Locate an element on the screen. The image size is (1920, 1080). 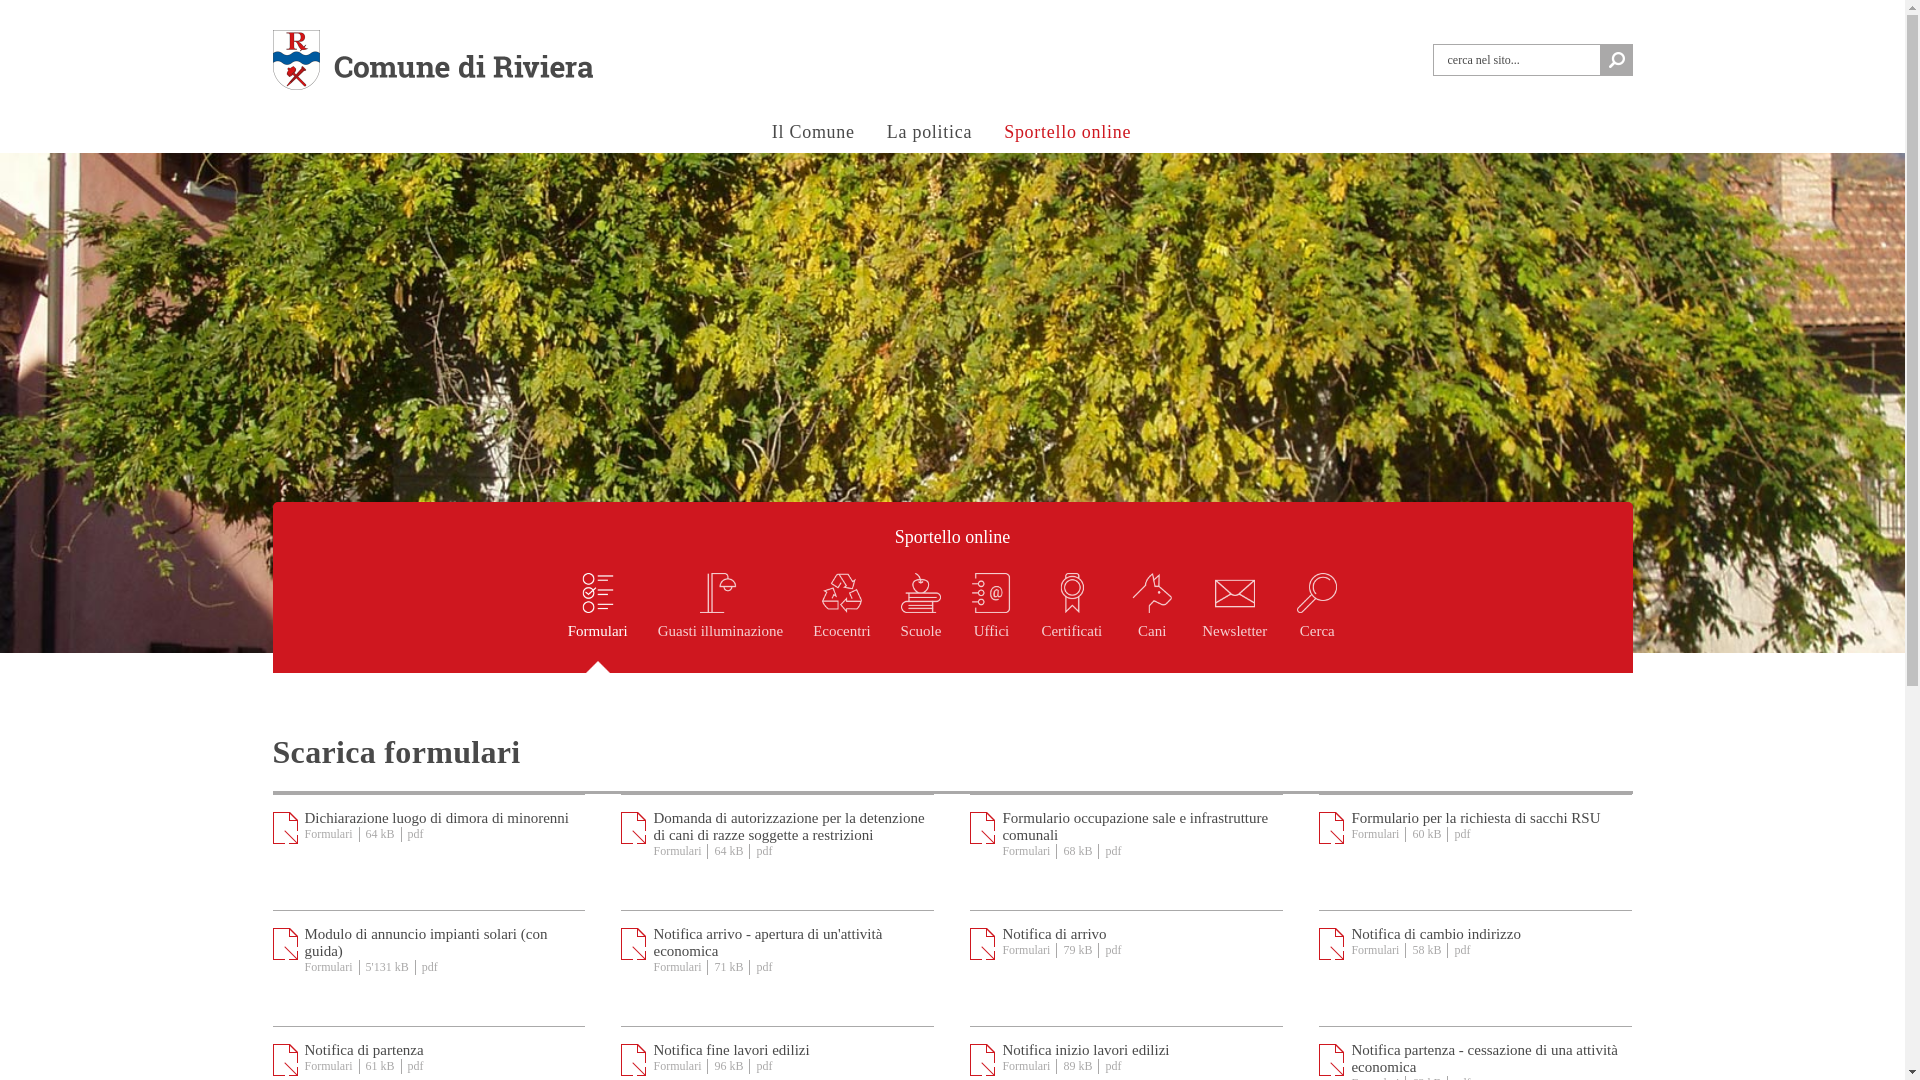
'Newsletter' is located at coordinates (1233, 622).